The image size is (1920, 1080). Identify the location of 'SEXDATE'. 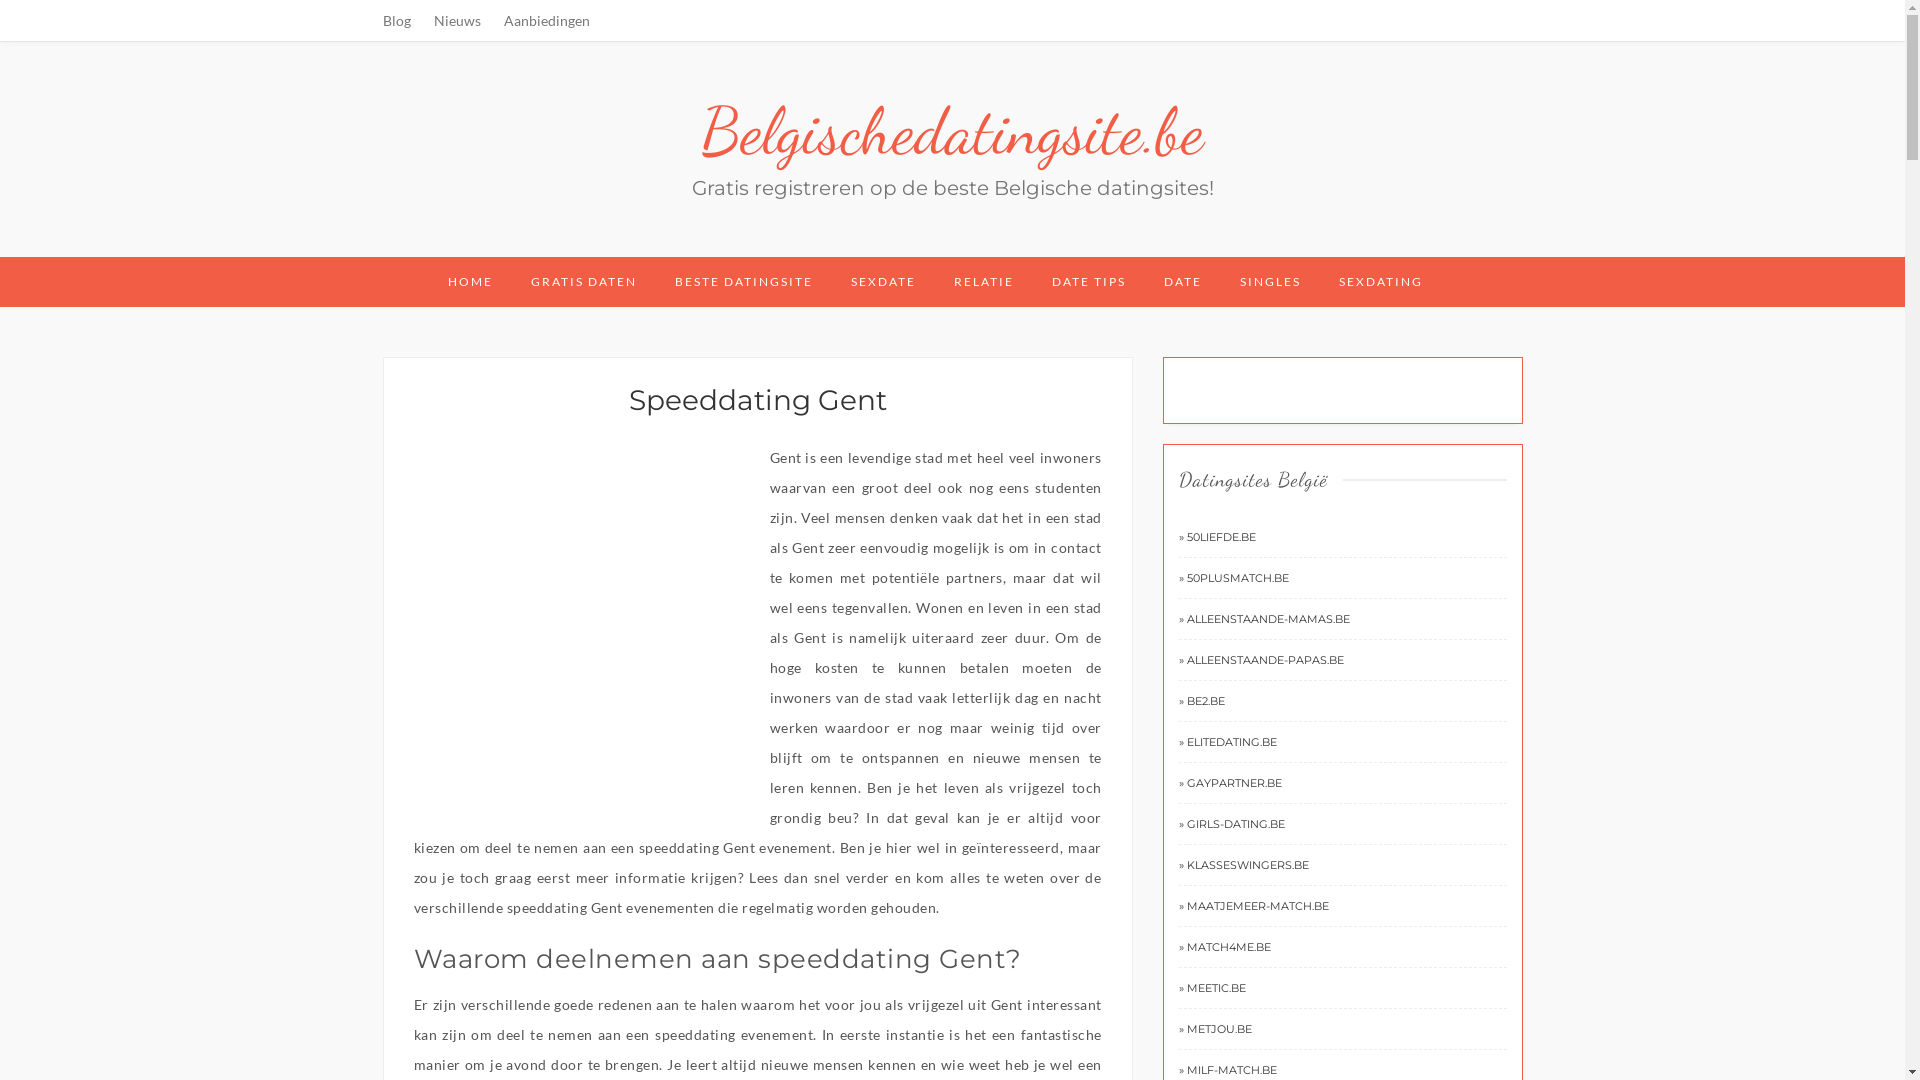
(881, 281).